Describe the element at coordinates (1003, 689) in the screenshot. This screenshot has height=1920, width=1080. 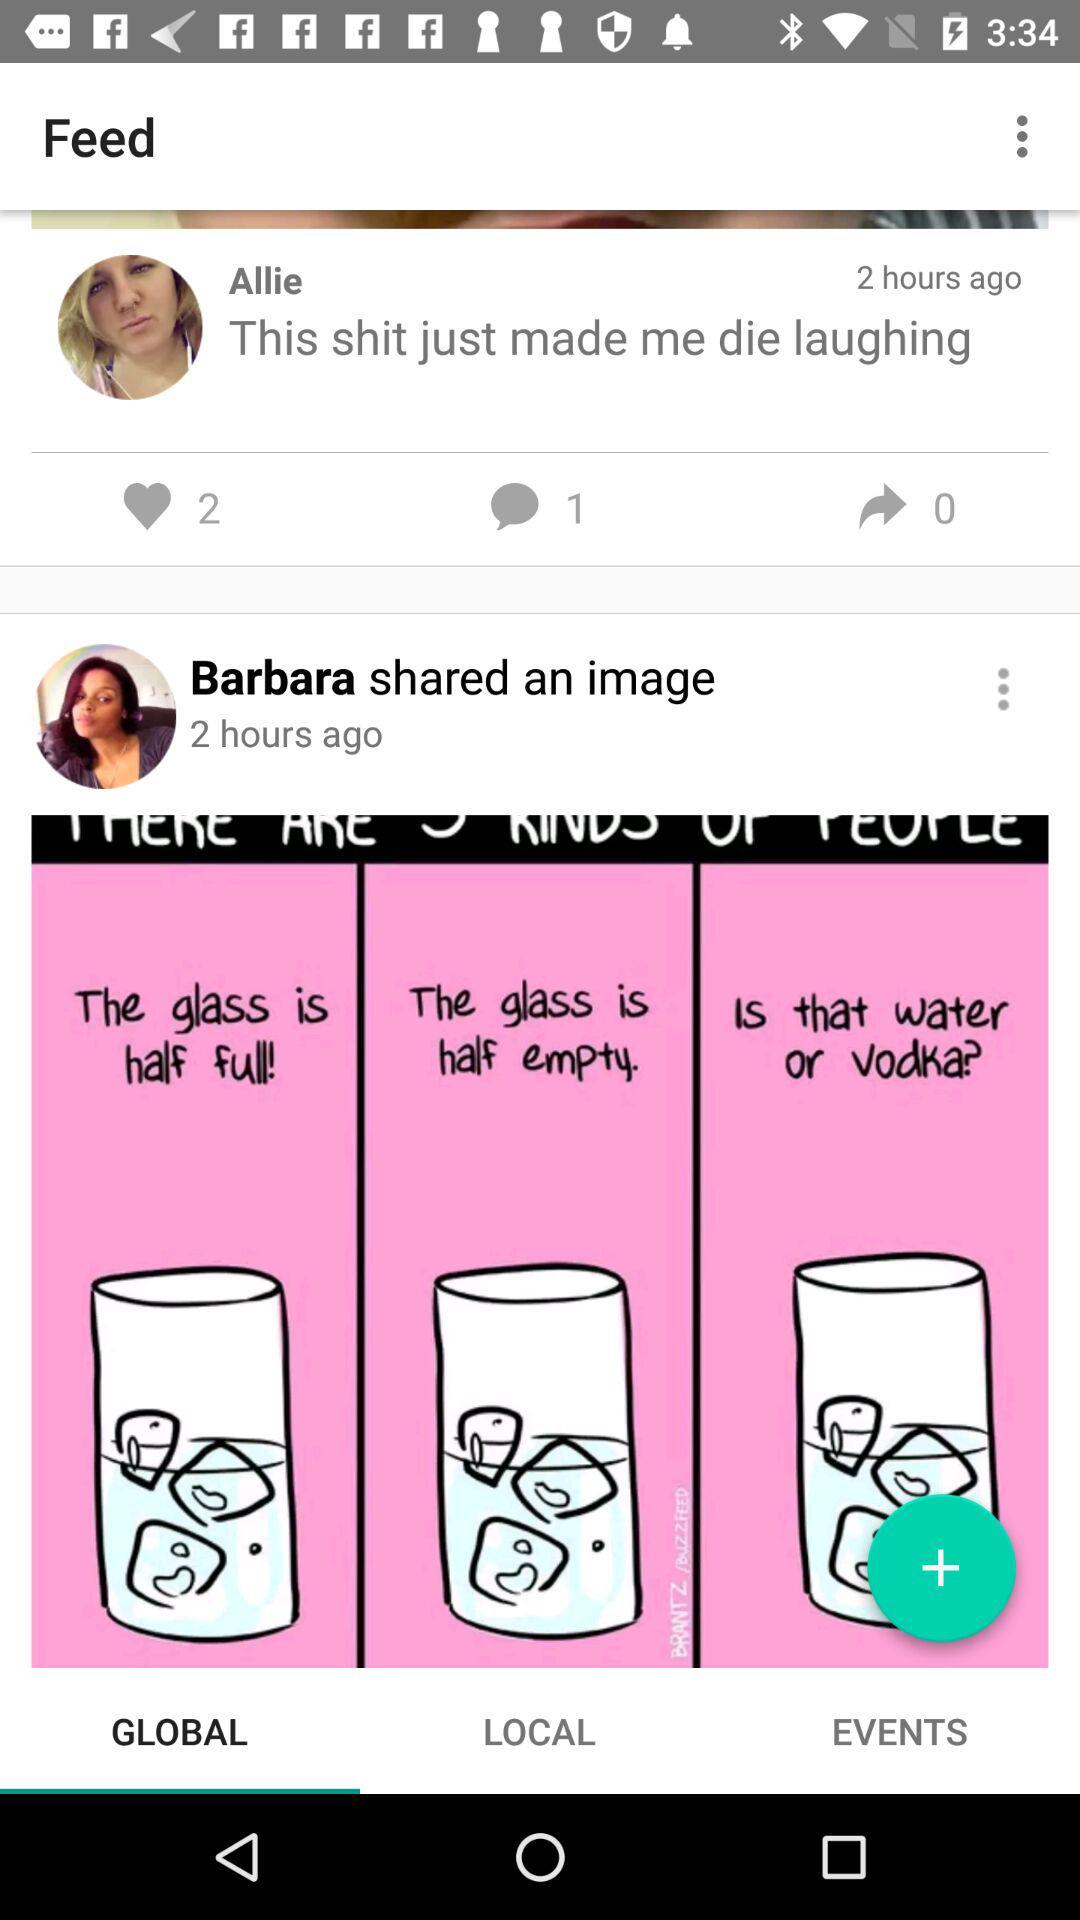
I see `item on the right` at that location.